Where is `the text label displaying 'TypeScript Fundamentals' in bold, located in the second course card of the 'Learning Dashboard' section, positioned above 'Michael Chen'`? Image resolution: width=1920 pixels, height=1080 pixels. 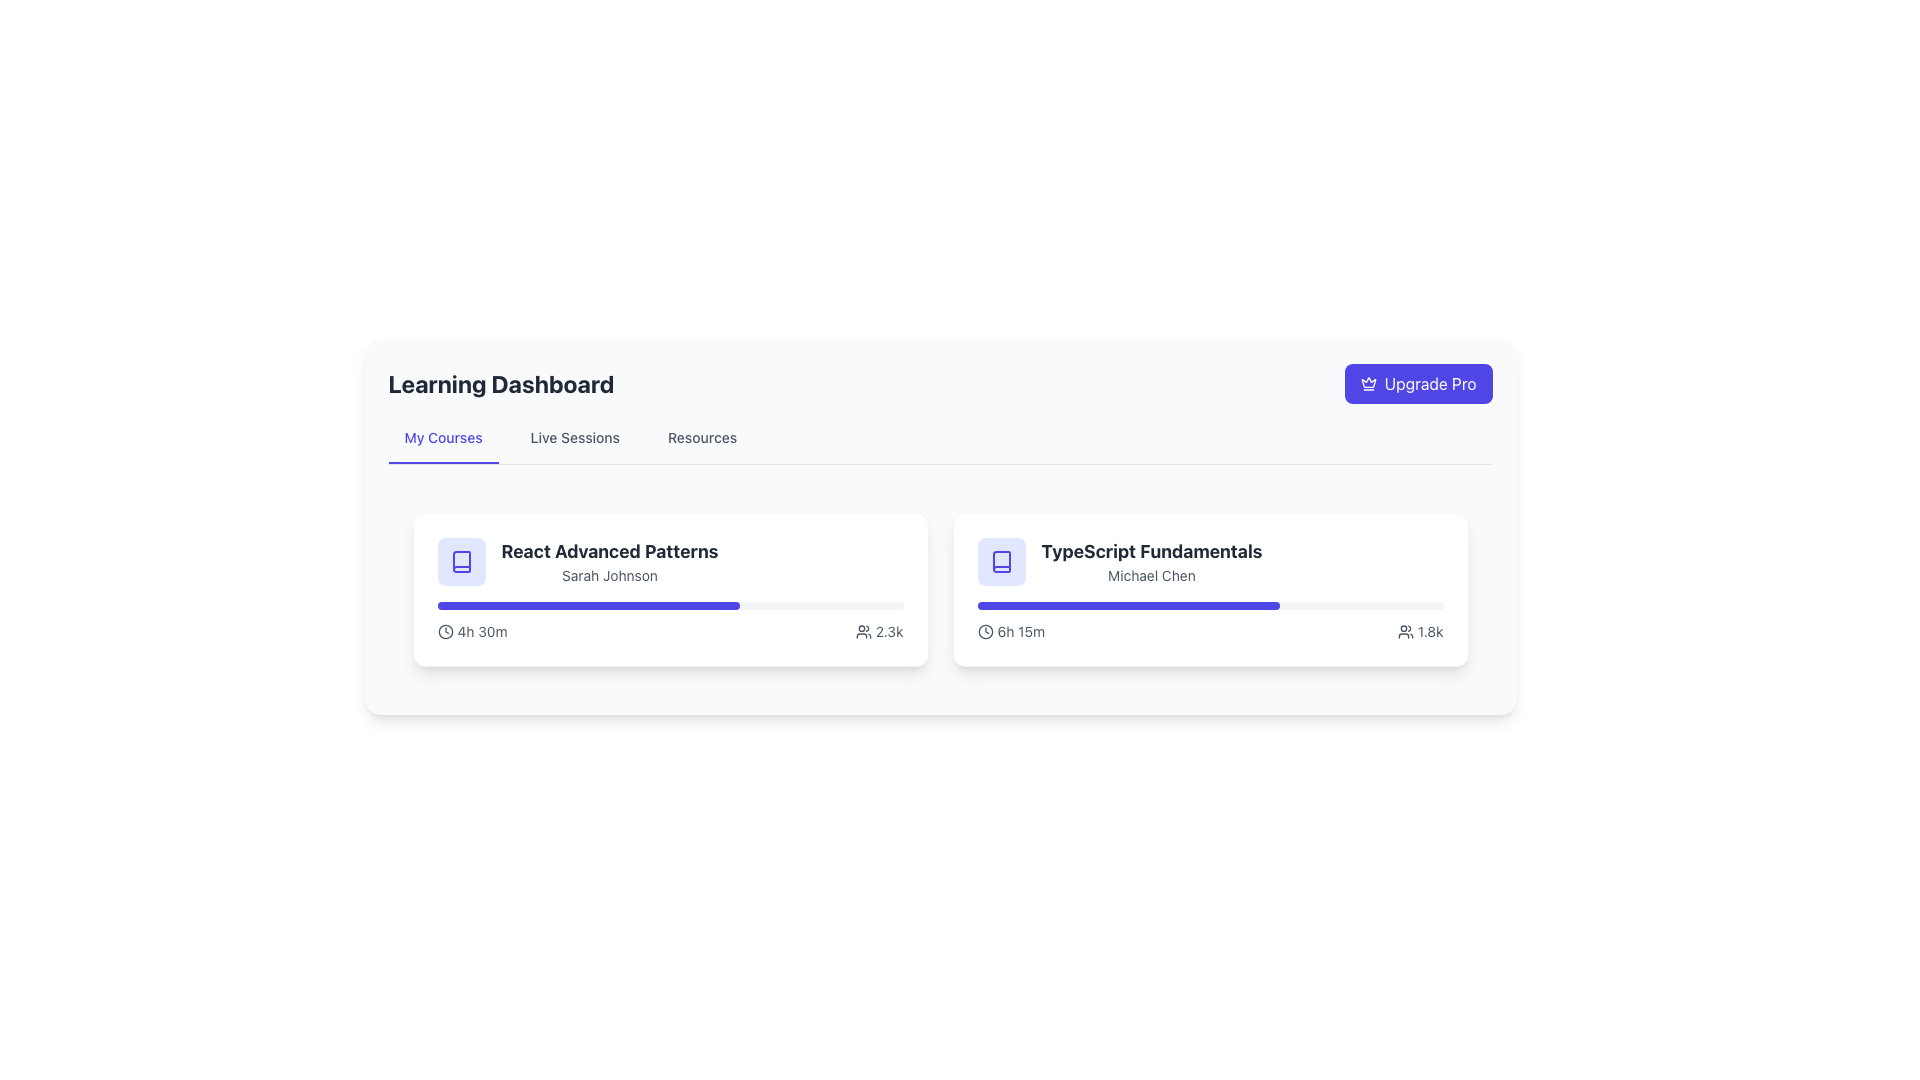
the text label displaying 'TypeScript Fundamentals' in bold, located in the second course card of the 'Learning Dashboard' section, positioned above 'Michael Chen' is located at coordinates (1152, 551).